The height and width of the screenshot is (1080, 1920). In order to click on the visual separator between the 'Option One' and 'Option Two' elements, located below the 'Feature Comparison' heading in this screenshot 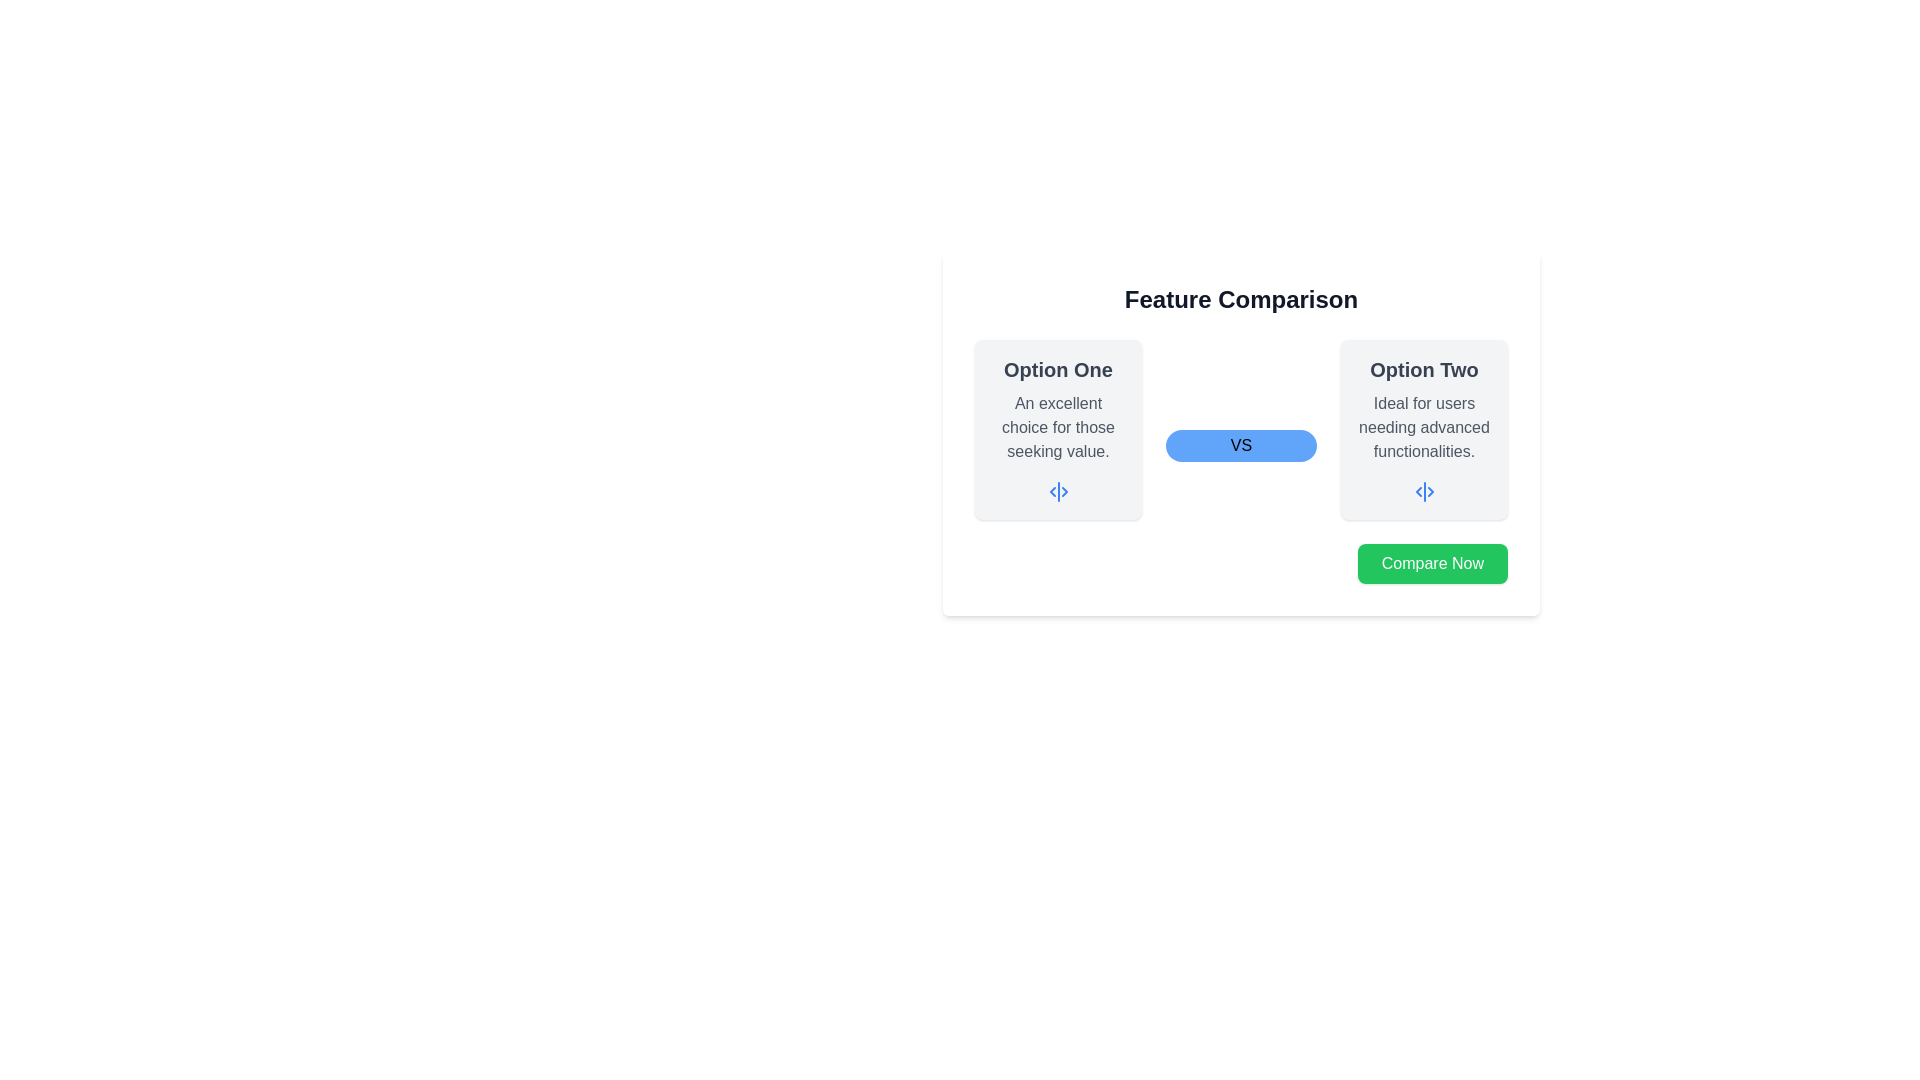, I will do `click(1240, 445)`.